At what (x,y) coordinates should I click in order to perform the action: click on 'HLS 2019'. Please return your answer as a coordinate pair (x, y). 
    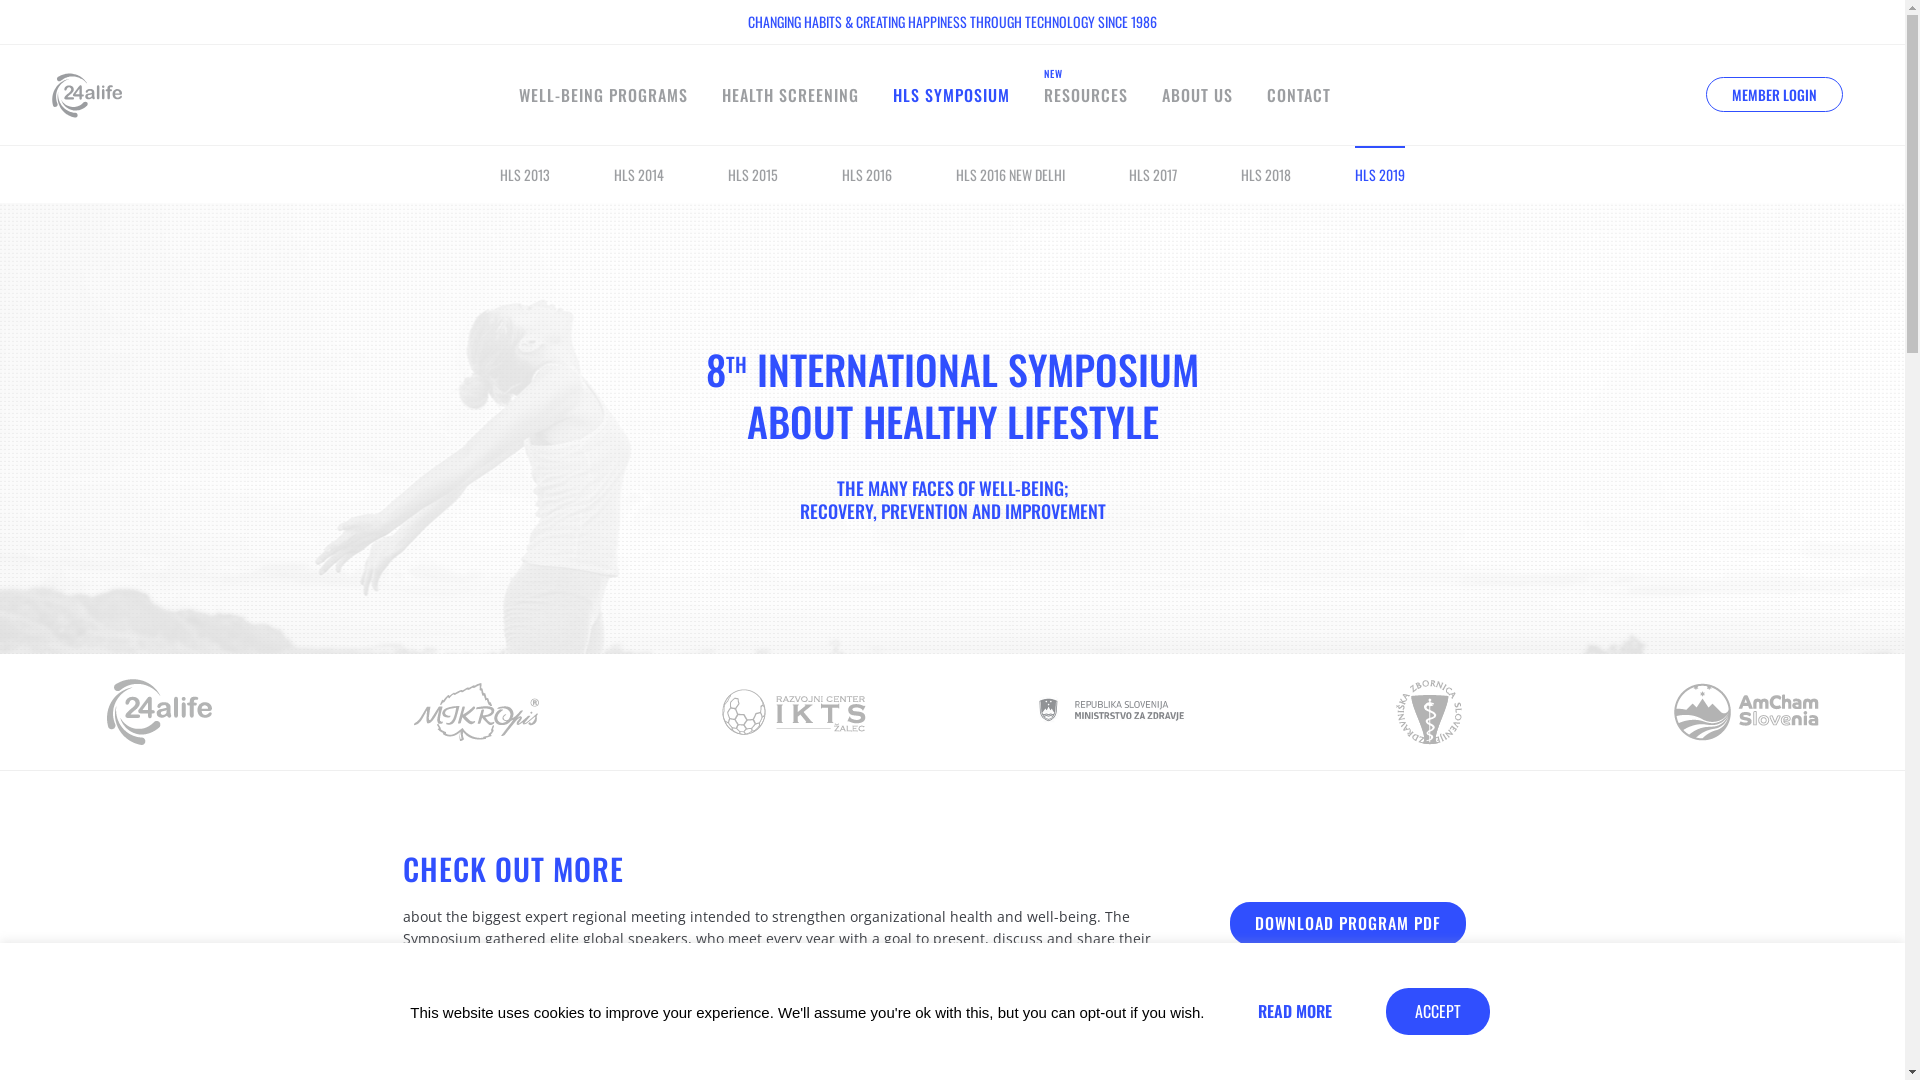
    Looking at the image, I should click on (1354, 173).